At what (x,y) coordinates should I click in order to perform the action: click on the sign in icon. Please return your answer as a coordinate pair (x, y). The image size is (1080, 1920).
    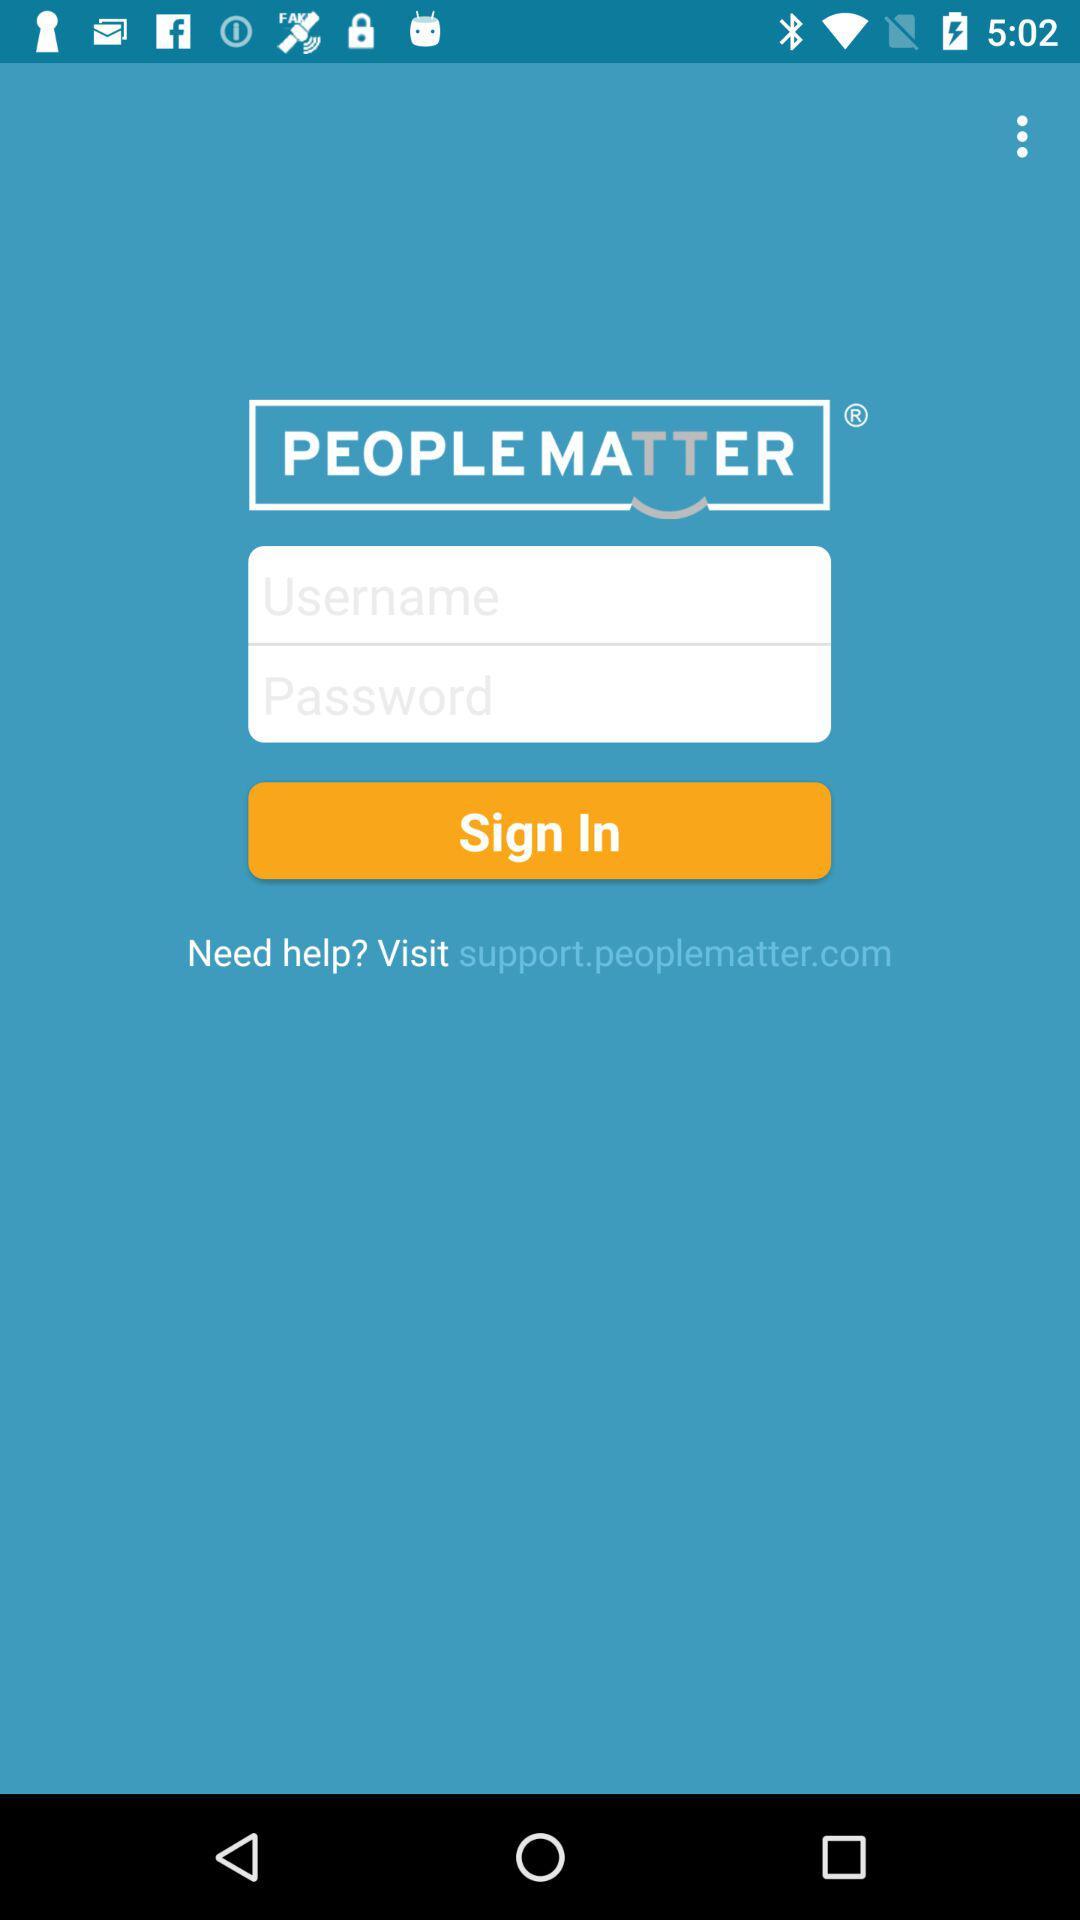
    Looking at the image, I should click on (538, 830).